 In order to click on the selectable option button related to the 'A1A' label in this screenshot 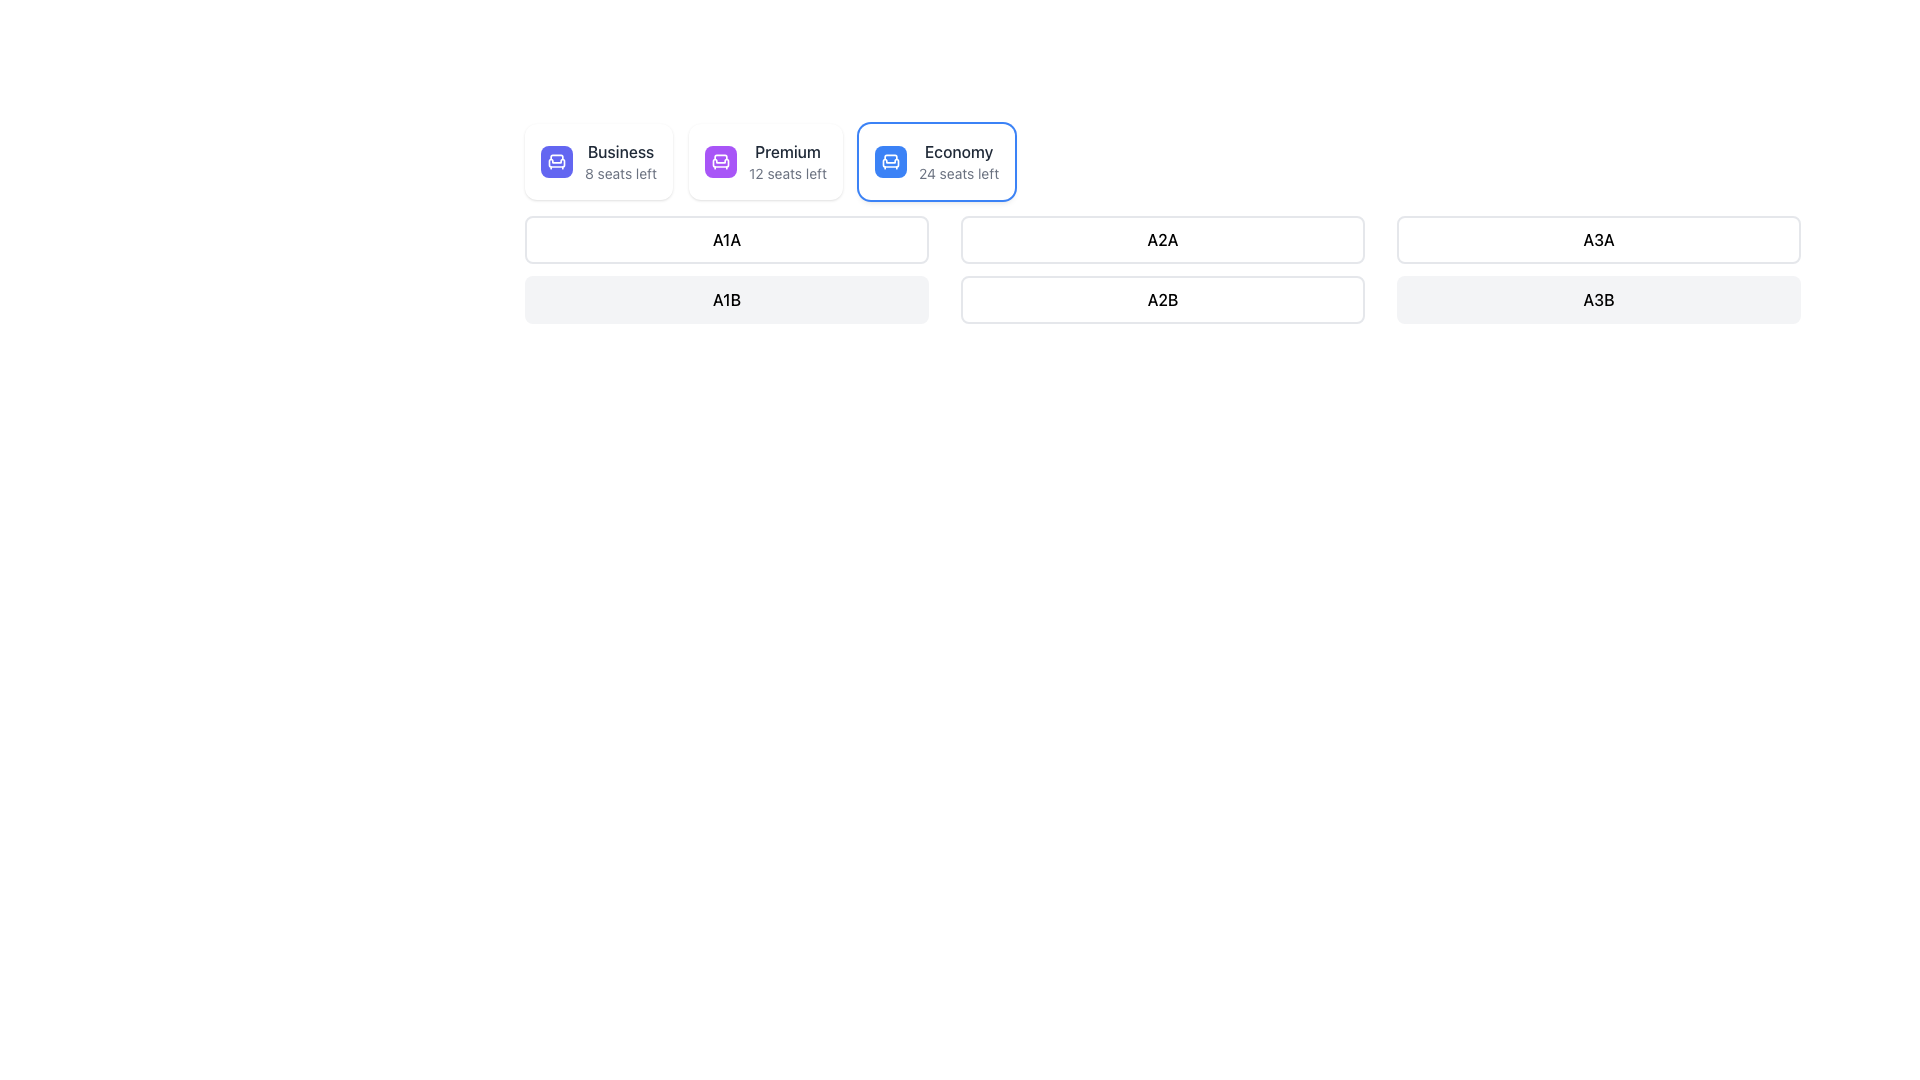, I will do `click(725, 238)`.